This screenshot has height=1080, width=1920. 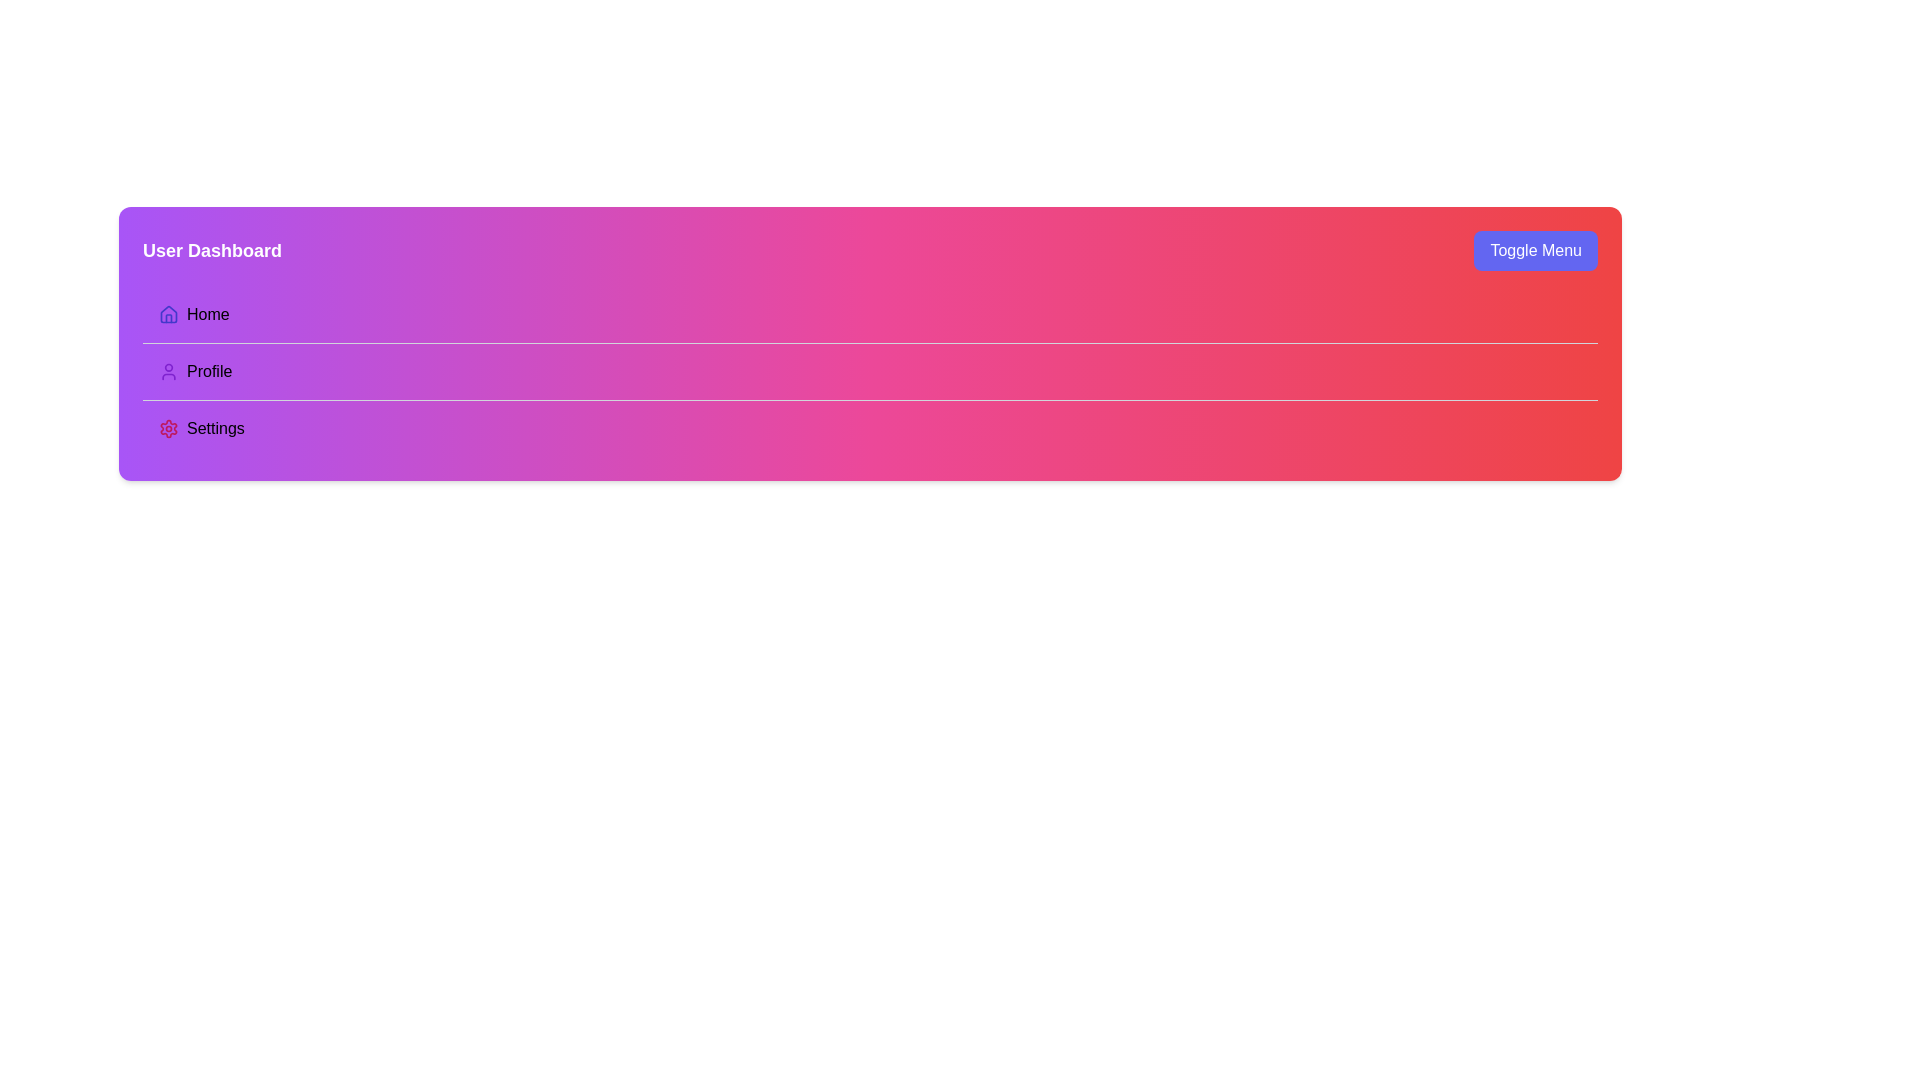 What do you see at coordinates (870, 371) in the screenshot?
I see `the 'Profile' navigational button within the menu for keyboard interaction` at bounding box center [870, 371].